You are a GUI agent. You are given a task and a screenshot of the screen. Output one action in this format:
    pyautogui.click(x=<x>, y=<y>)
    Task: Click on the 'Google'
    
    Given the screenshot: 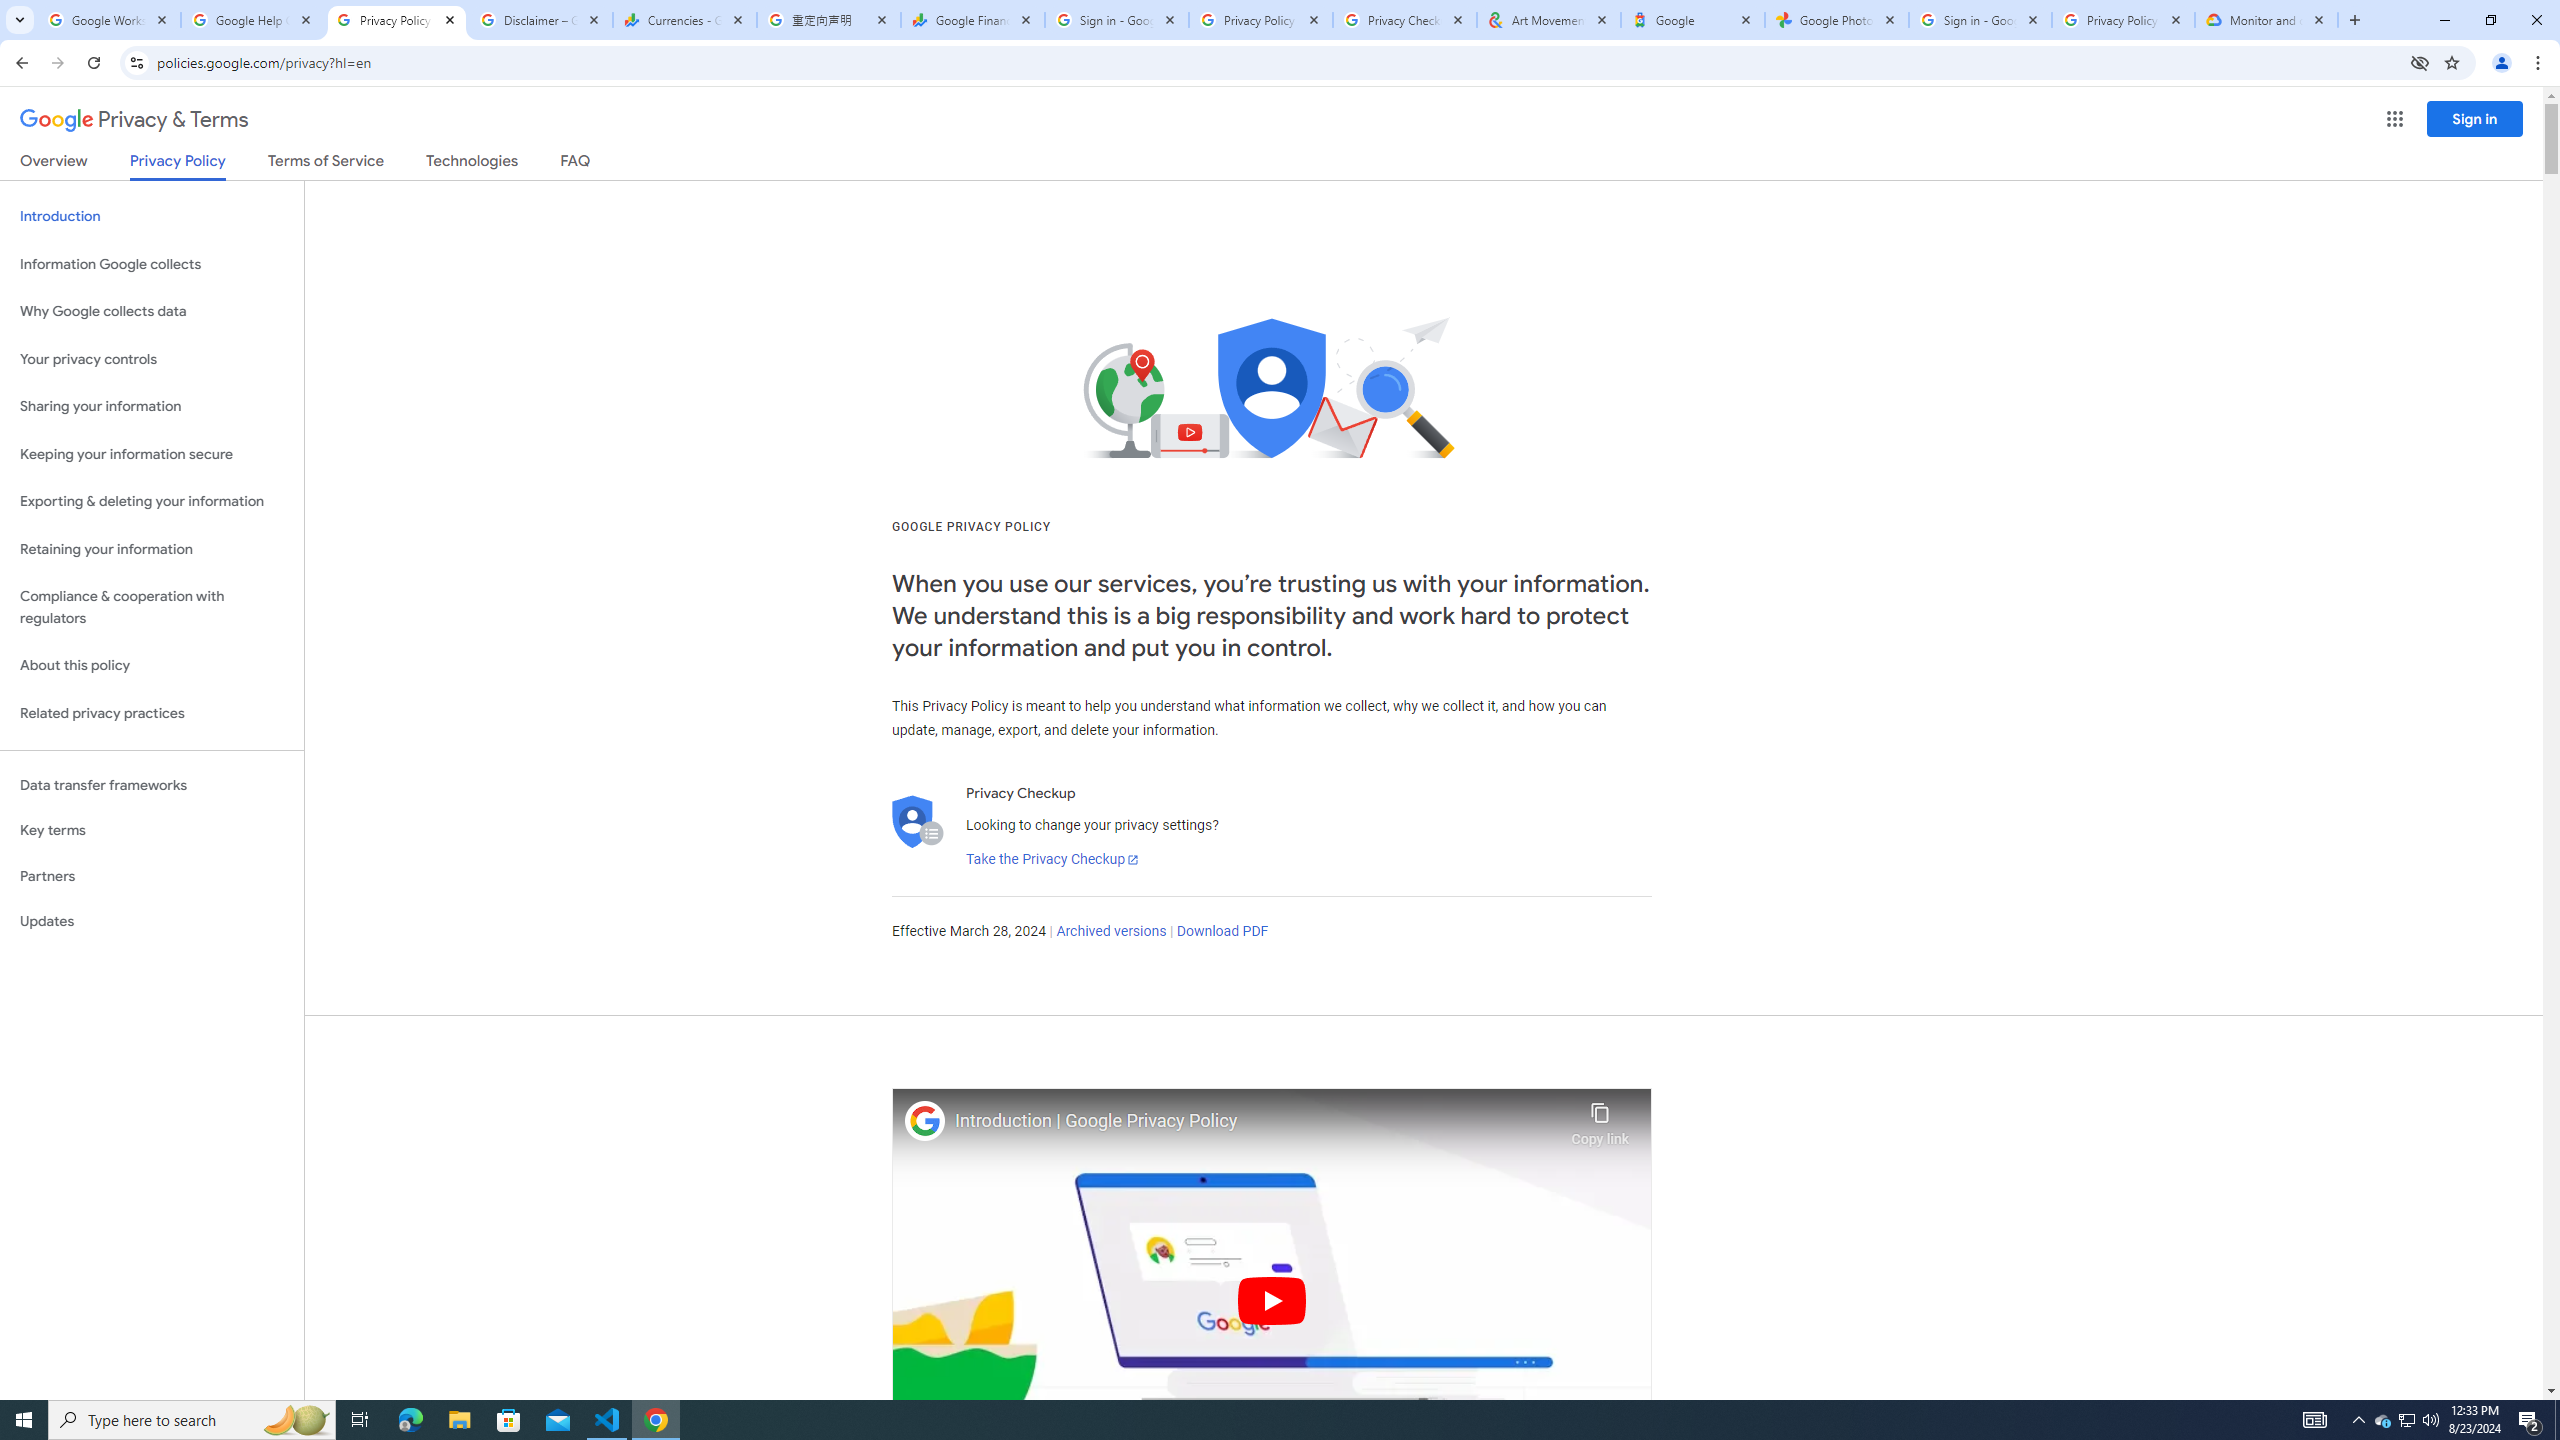 What is the action you would take?
    pyautogui.click(x=1692, y=19)
    